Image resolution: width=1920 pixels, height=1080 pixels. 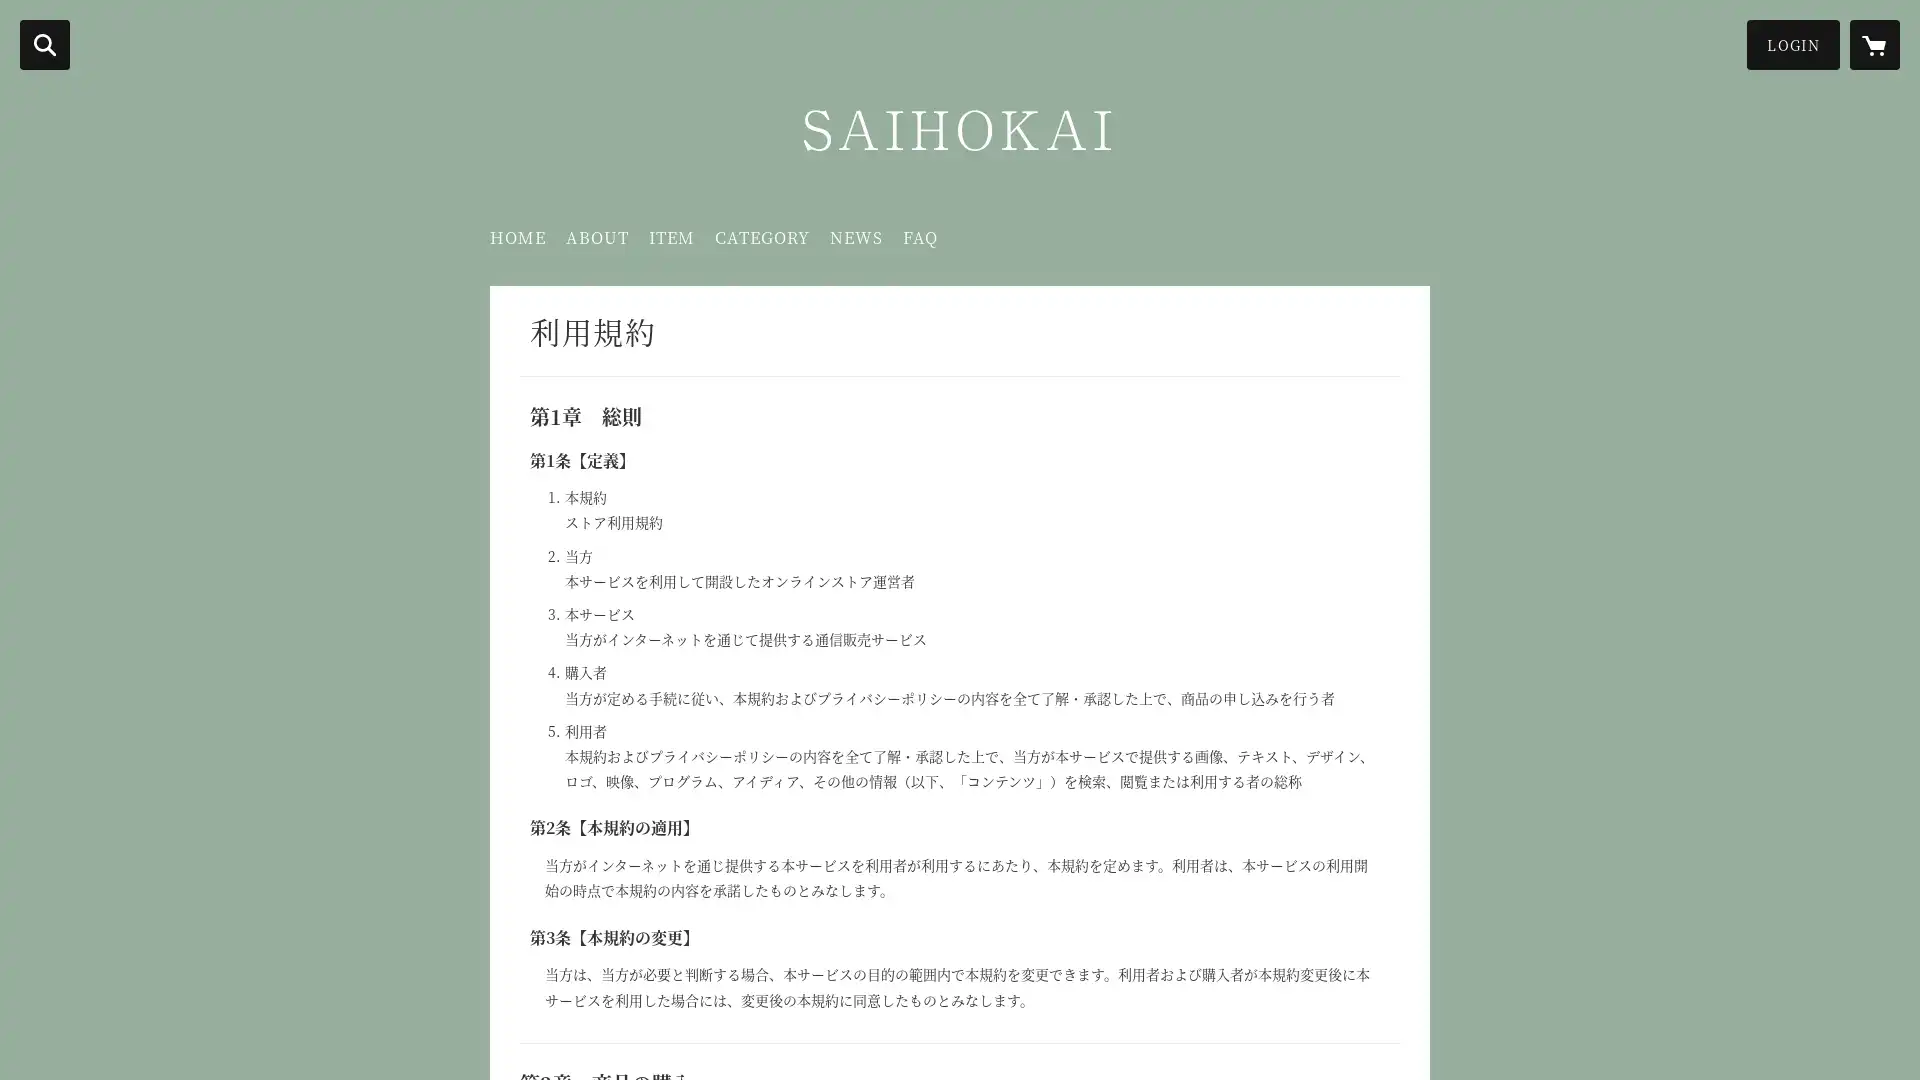 I want to click on LOGIN, so click(x=1793, y=45).